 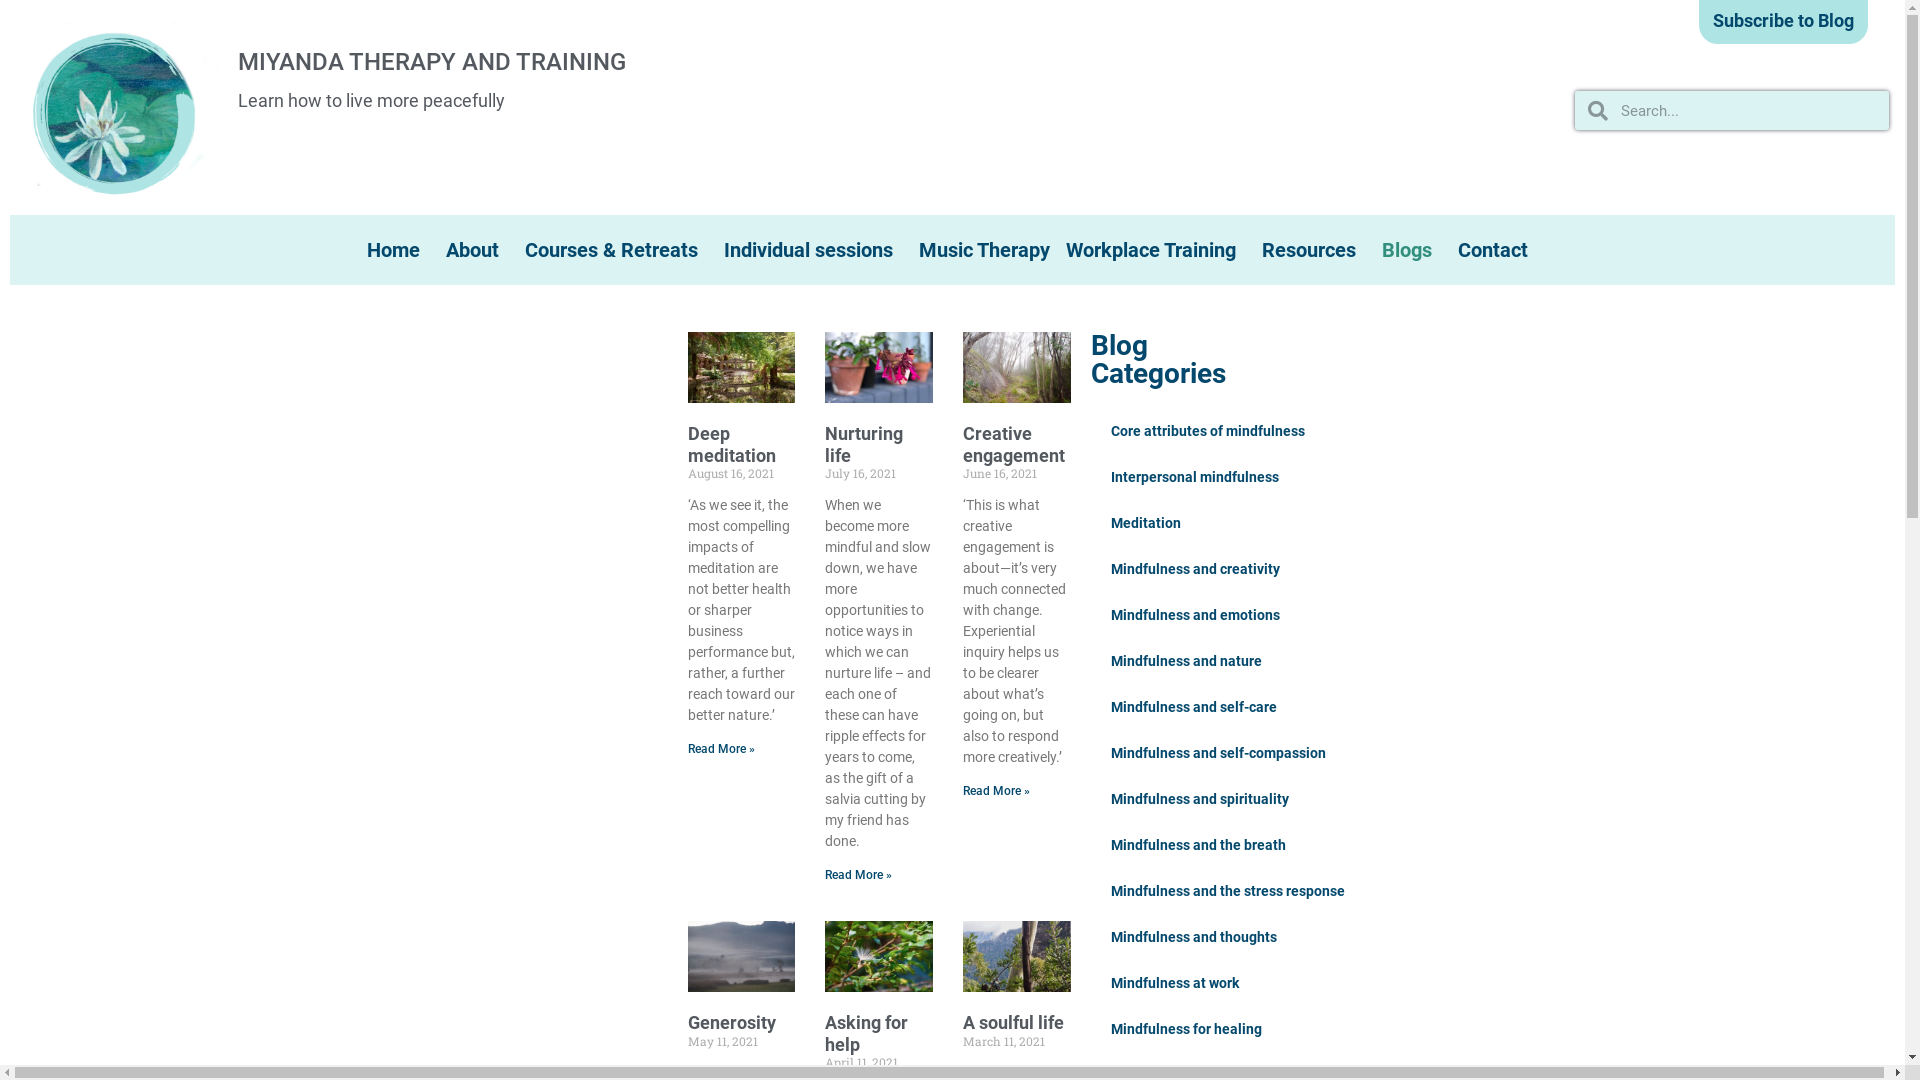 What do you see at coordinates (436, 249) in the screenshot?
I see `'About'` at bounding box center [436, 249].